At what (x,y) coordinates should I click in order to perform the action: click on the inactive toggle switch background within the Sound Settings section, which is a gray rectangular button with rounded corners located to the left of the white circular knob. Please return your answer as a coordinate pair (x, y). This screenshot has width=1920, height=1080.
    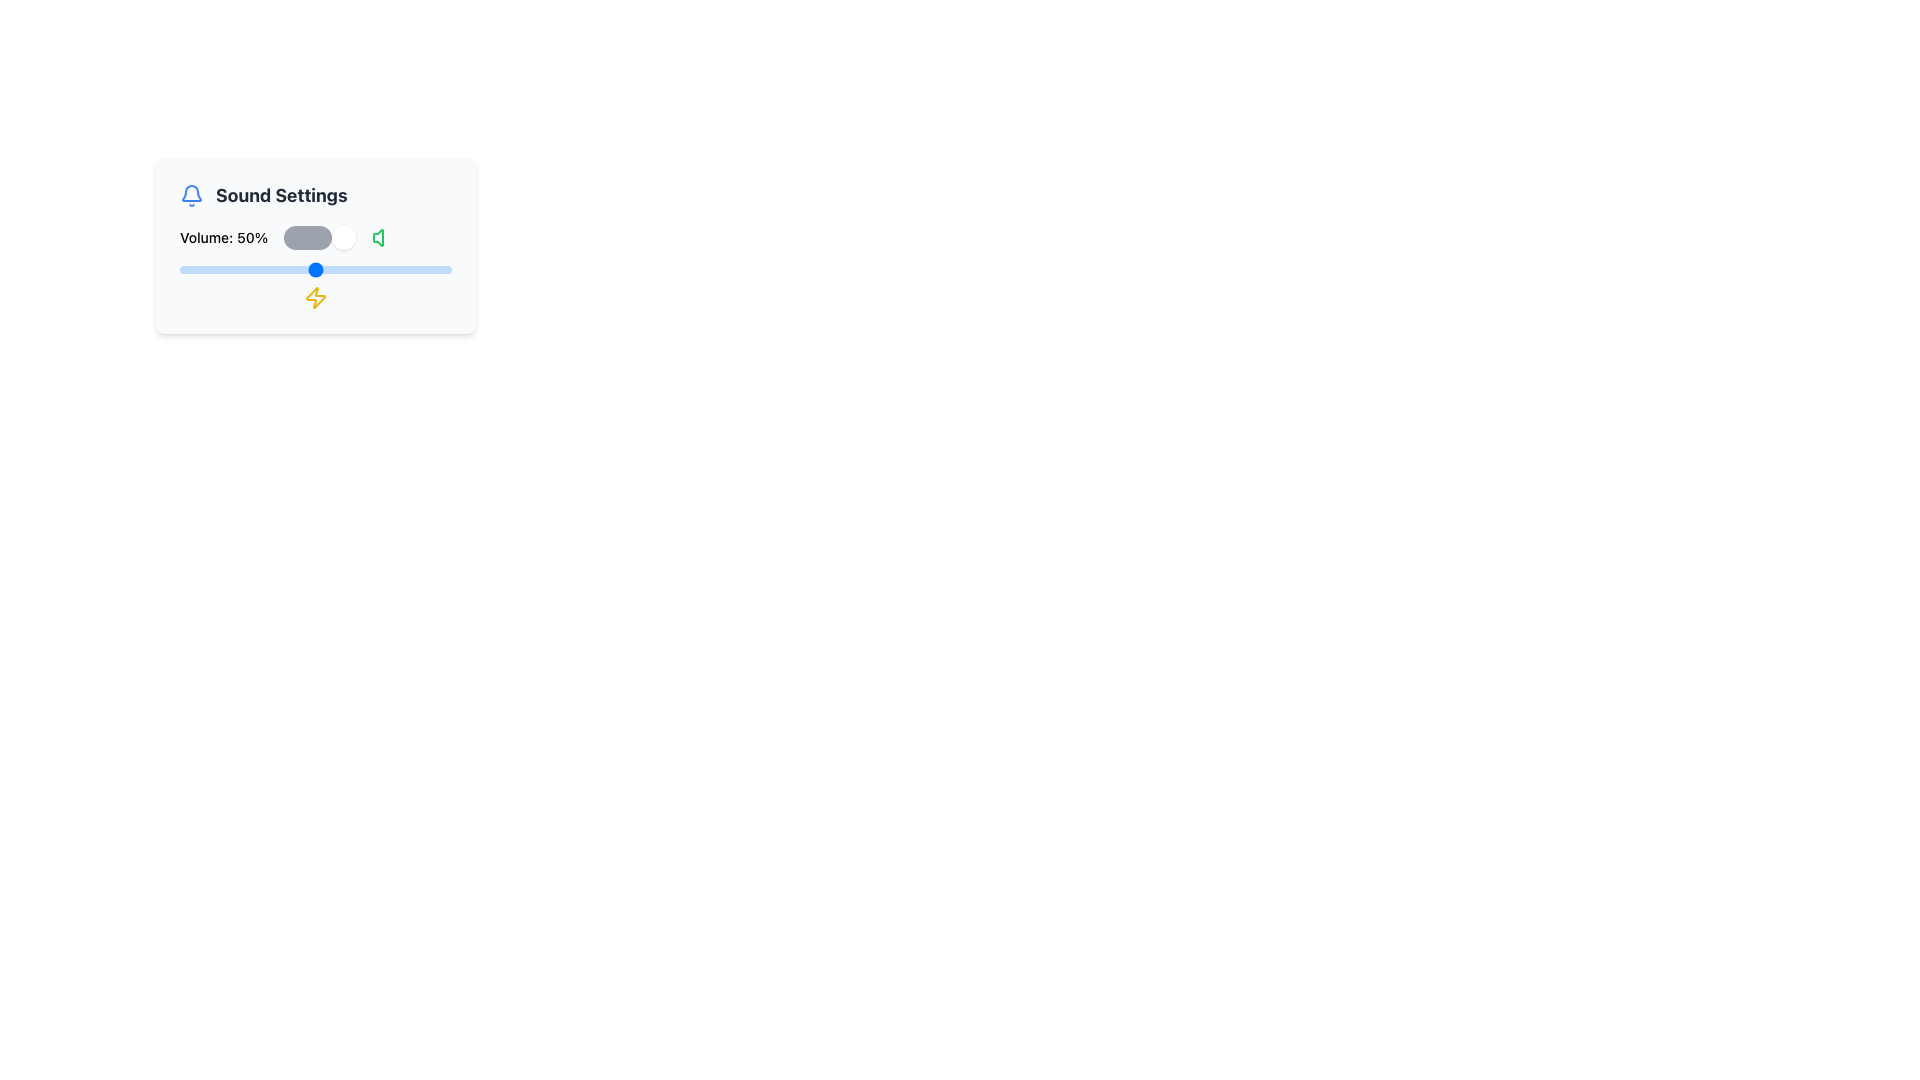
    Looking at the image, I should click on (306, 237).